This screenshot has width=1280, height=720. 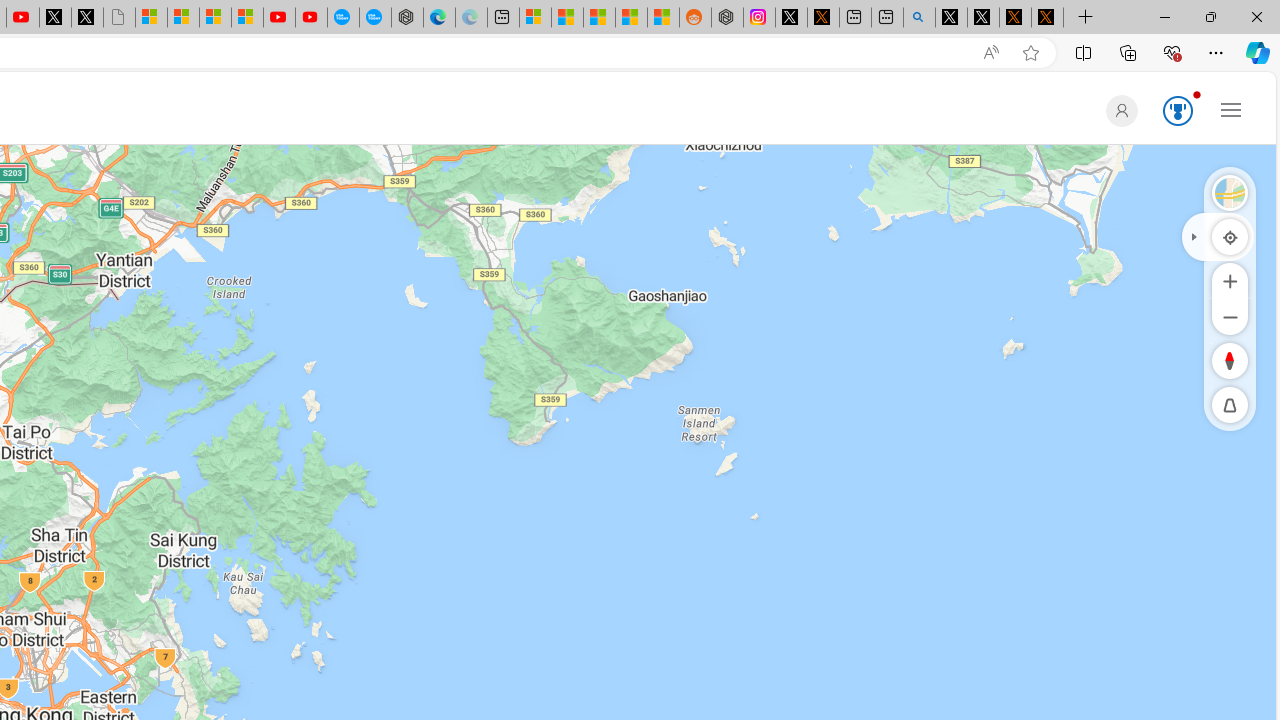 I want to click on 'GitHub (@github) / X', so click(x=983, y=17).